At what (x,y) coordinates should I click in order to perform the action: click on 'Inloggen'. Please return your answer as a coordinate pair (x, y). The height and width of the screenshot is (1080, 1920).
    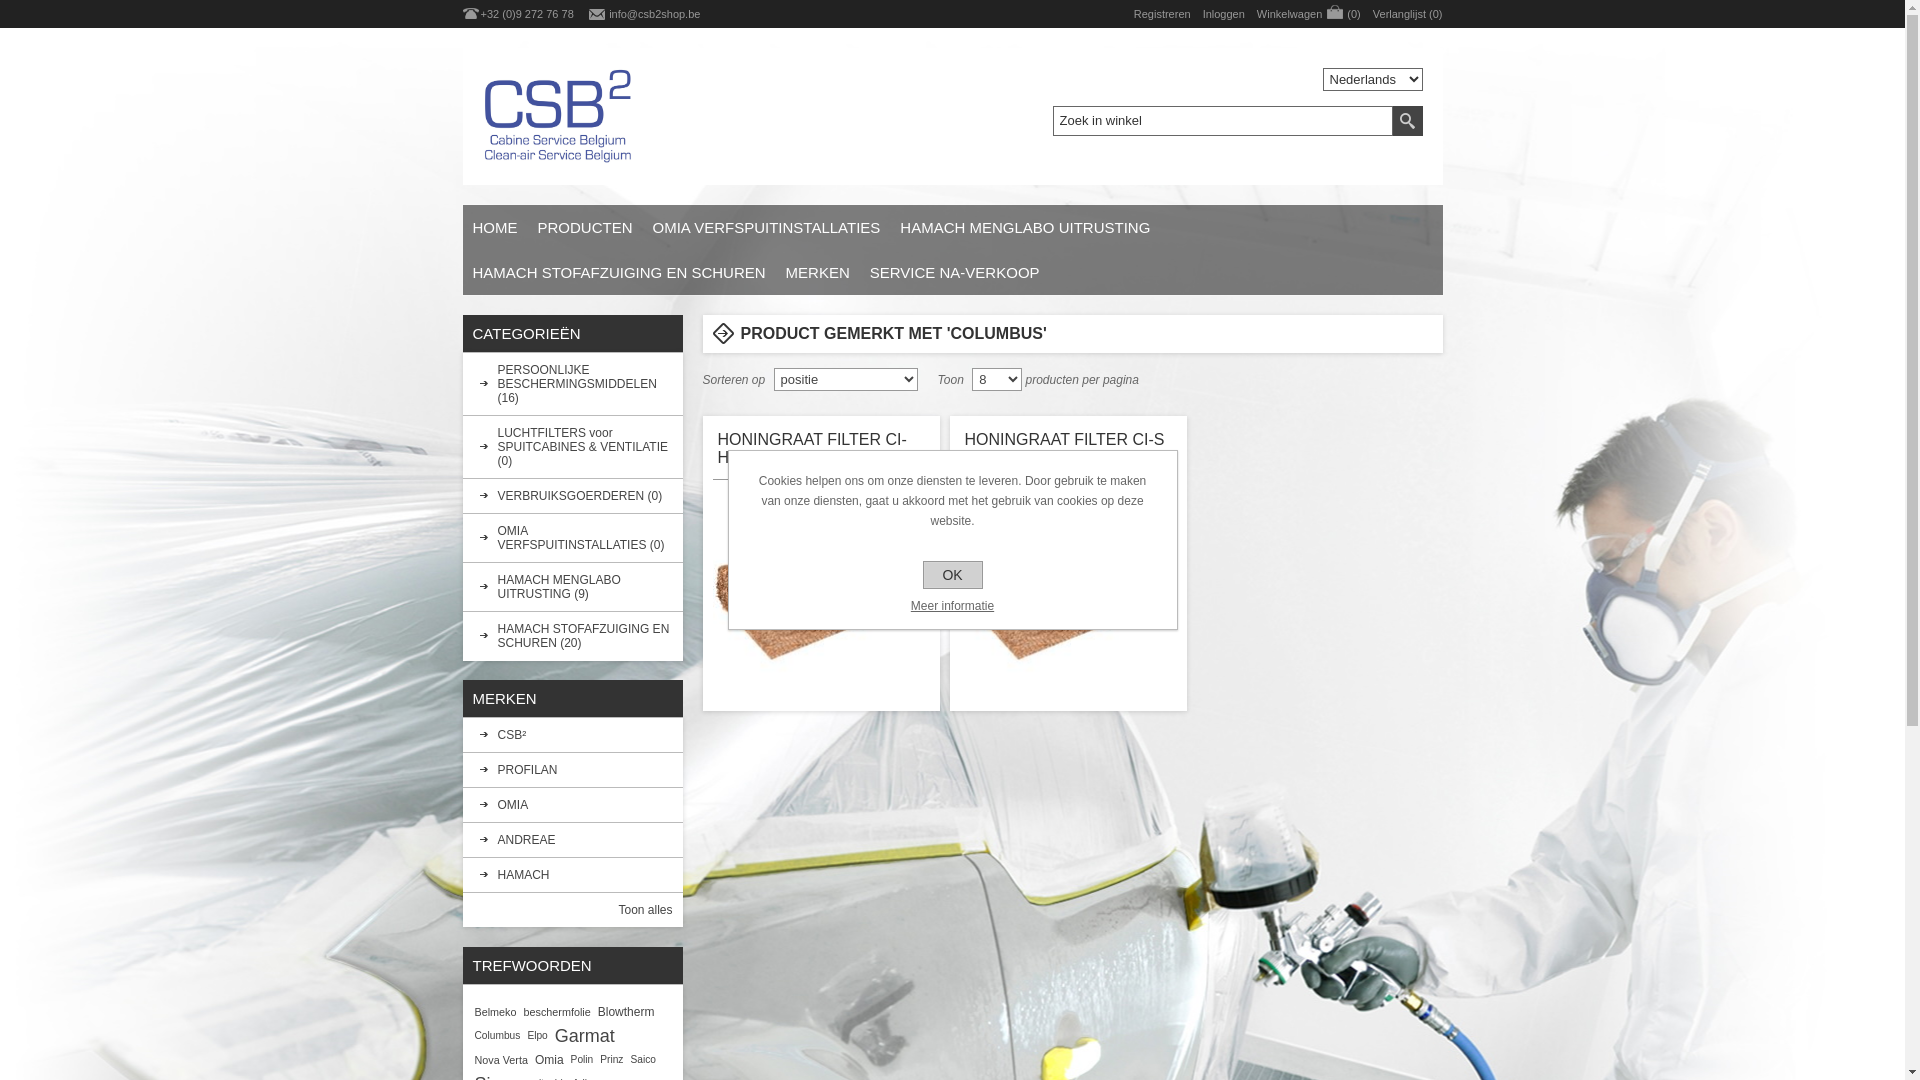
    Looking at the image, I should click on (1202, 14).